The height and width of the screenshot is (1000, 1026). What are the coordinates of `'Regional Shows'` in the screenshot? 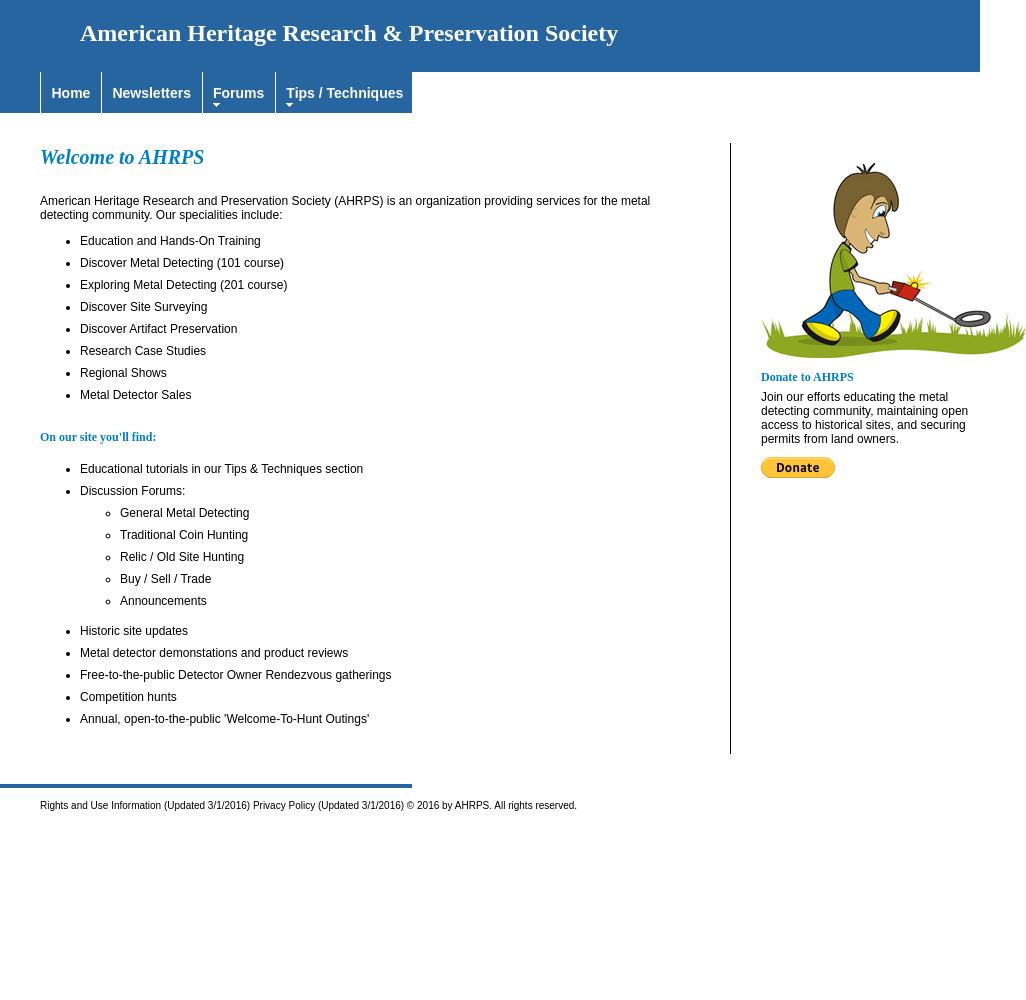 It's located at (123, 372).